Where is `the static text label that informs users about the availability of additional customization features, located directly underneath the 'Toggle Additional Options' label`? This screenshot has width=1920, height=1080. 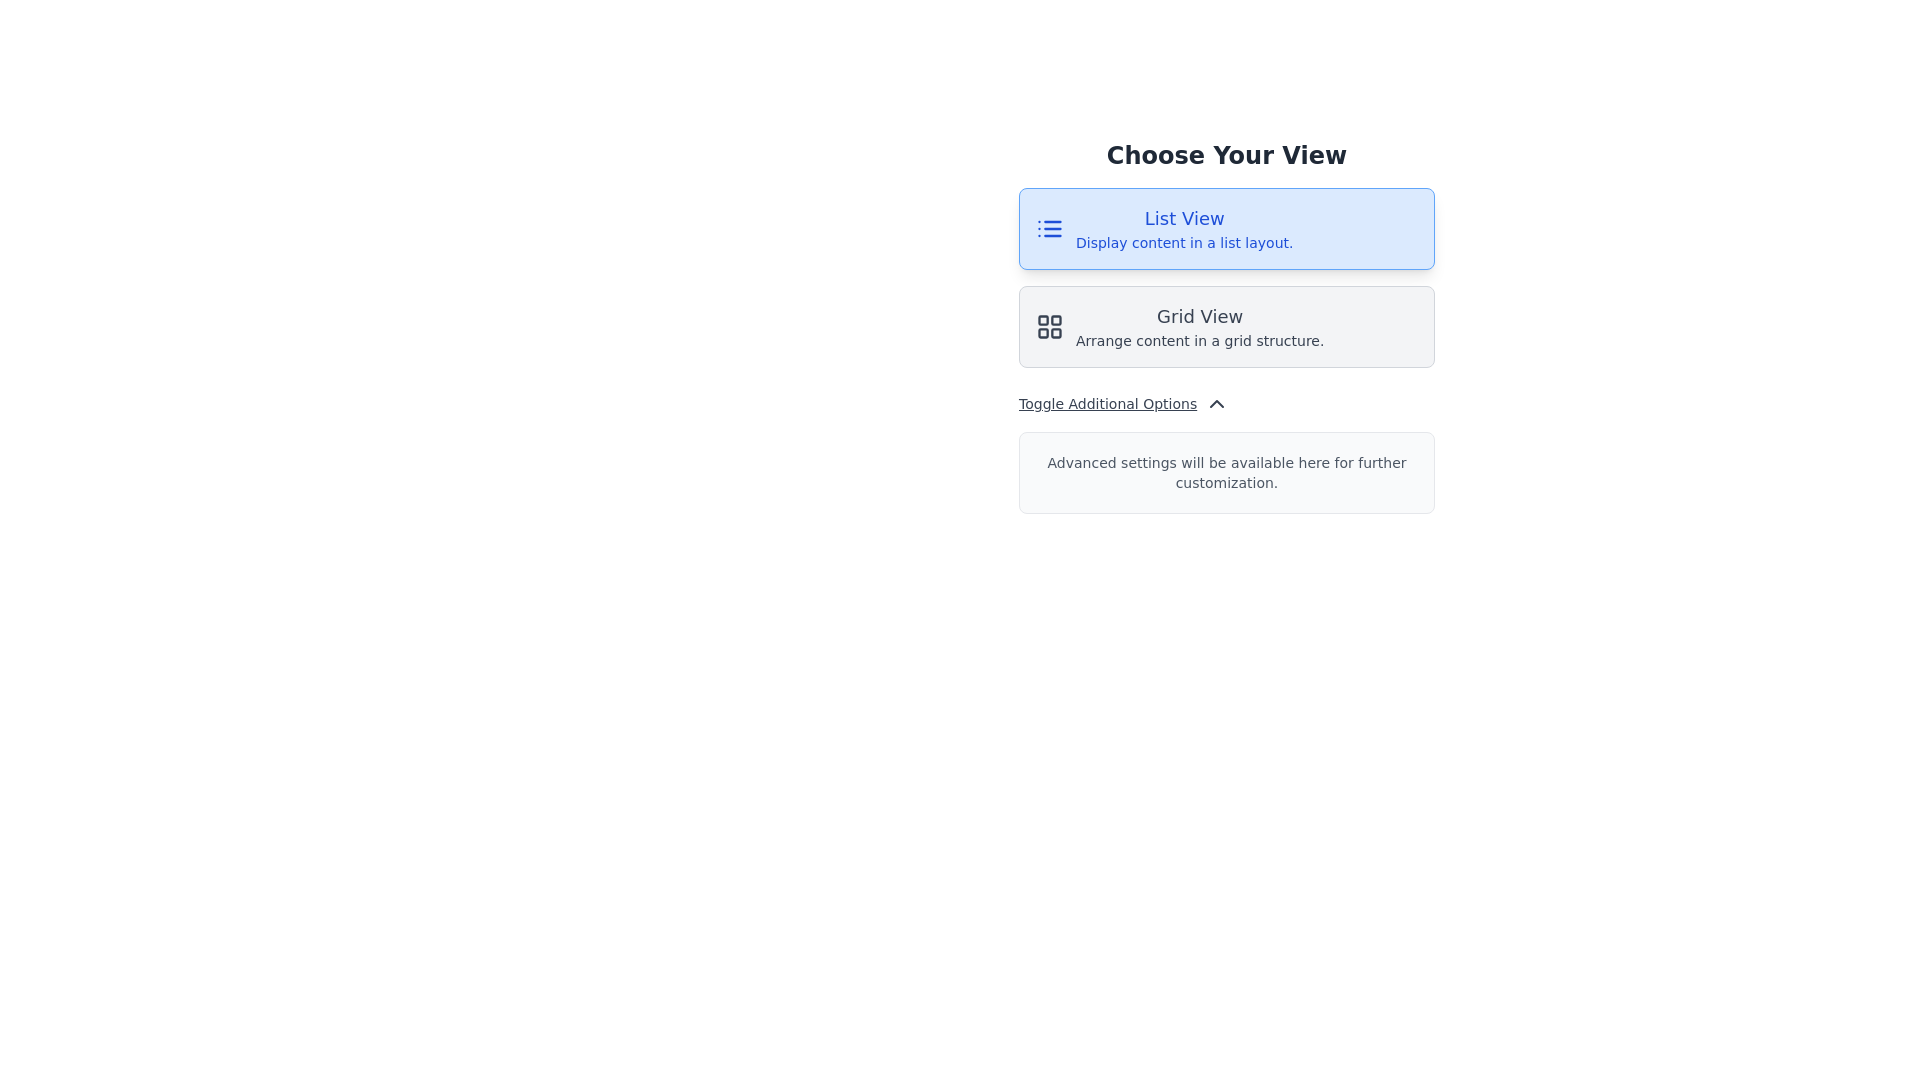
the static text label that informs users about the availability of additional customization features, located directly underneath the 'Toggle Additional Options' label is located at coordinates (1226, 473).